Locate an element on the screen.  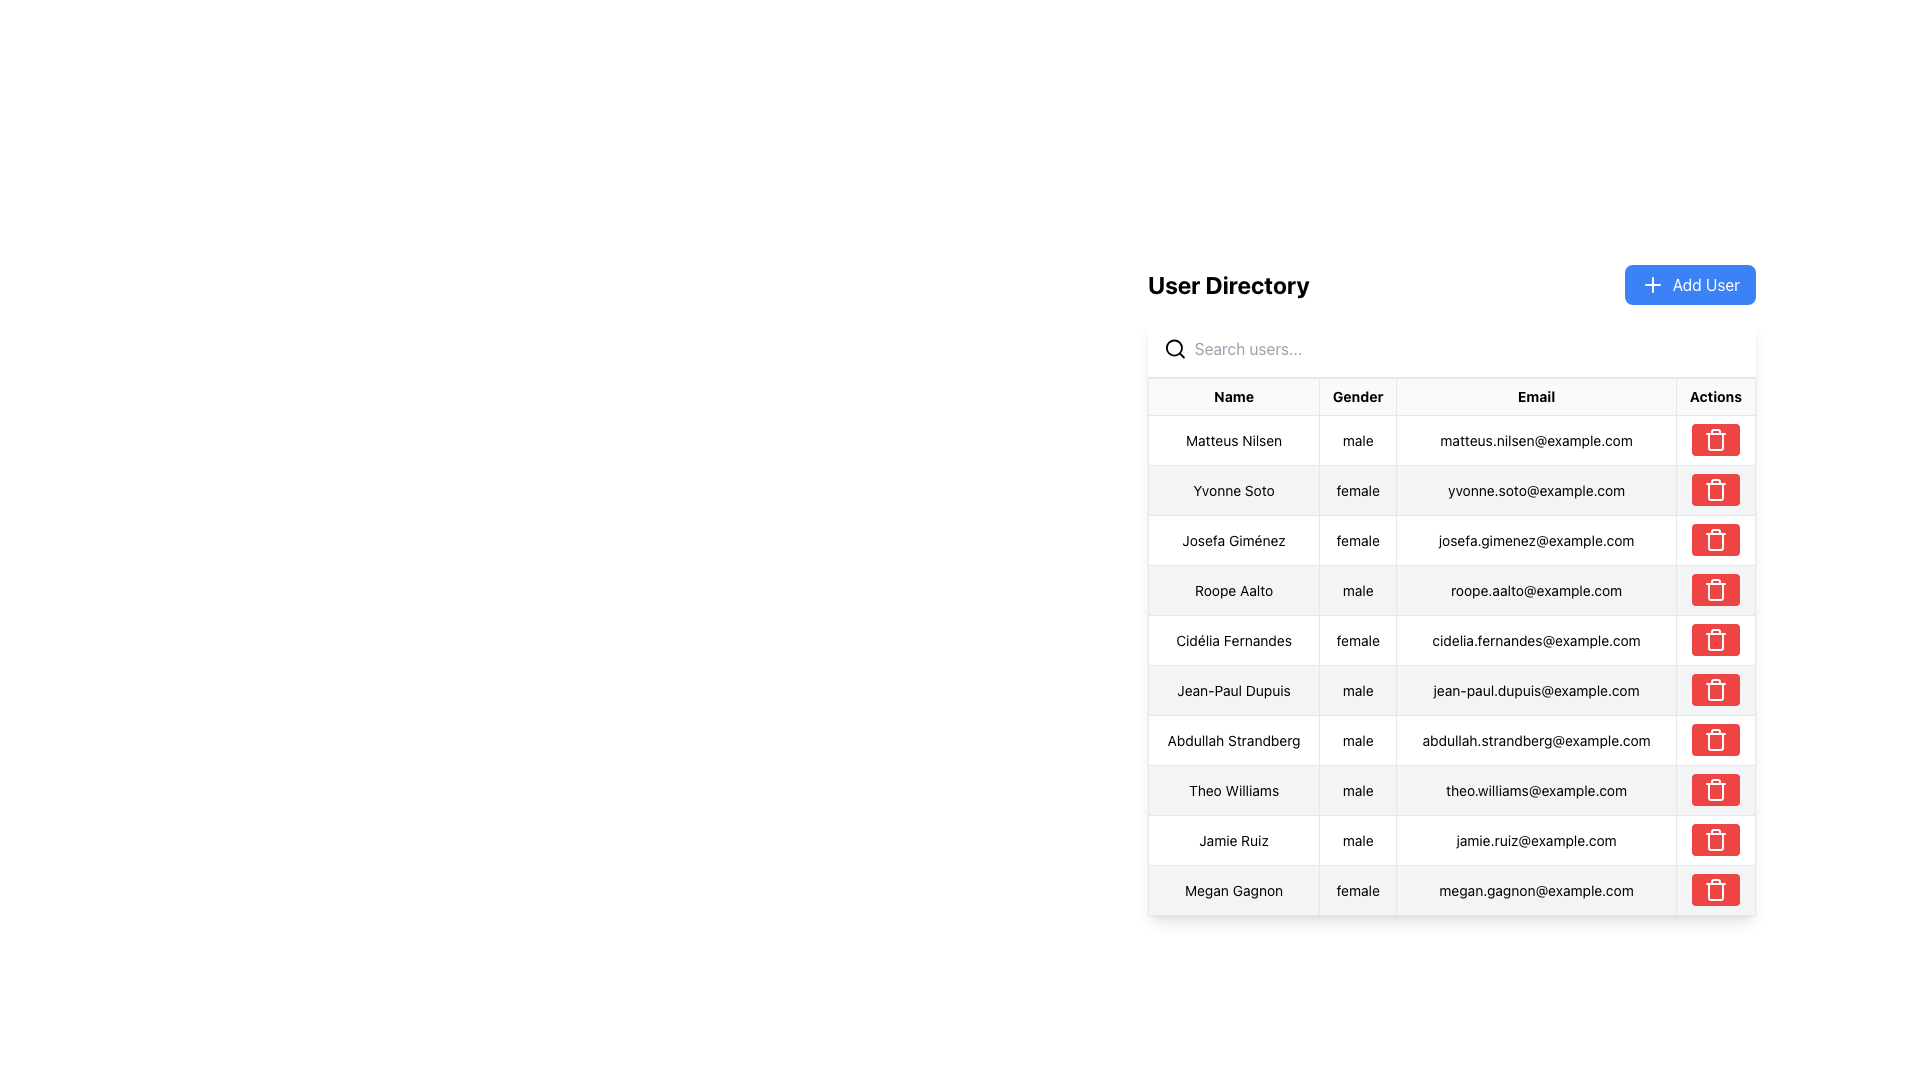
the delete button in the 'Actions' column corresponding to the user 'Jean-Paul Dupuis' is located at coordinates (1714, 689).